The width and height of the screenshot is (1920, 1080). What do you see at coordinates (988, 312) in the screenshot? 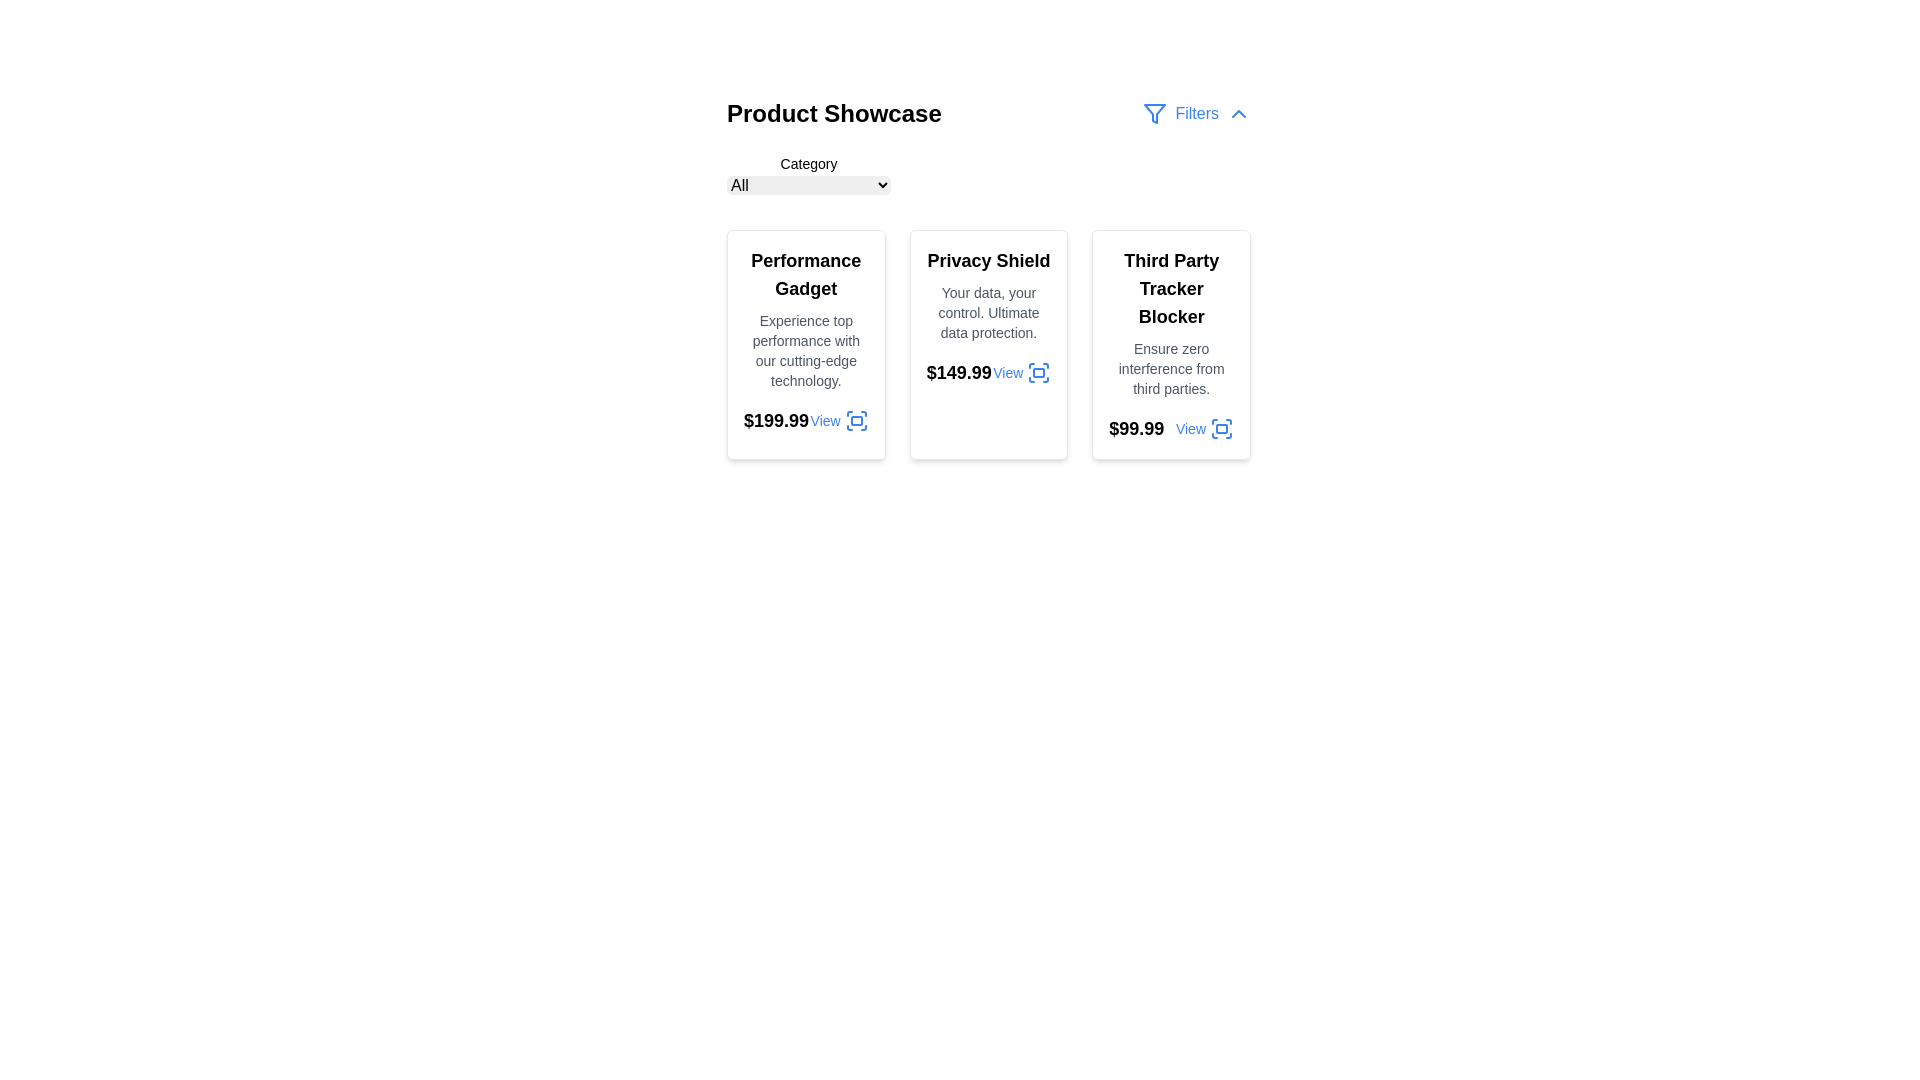
I see `the descriptive text element for the product 'Privacy Shield', which is located below the title and above the price and button elements in the card layout` at bounding box center [988, 312].